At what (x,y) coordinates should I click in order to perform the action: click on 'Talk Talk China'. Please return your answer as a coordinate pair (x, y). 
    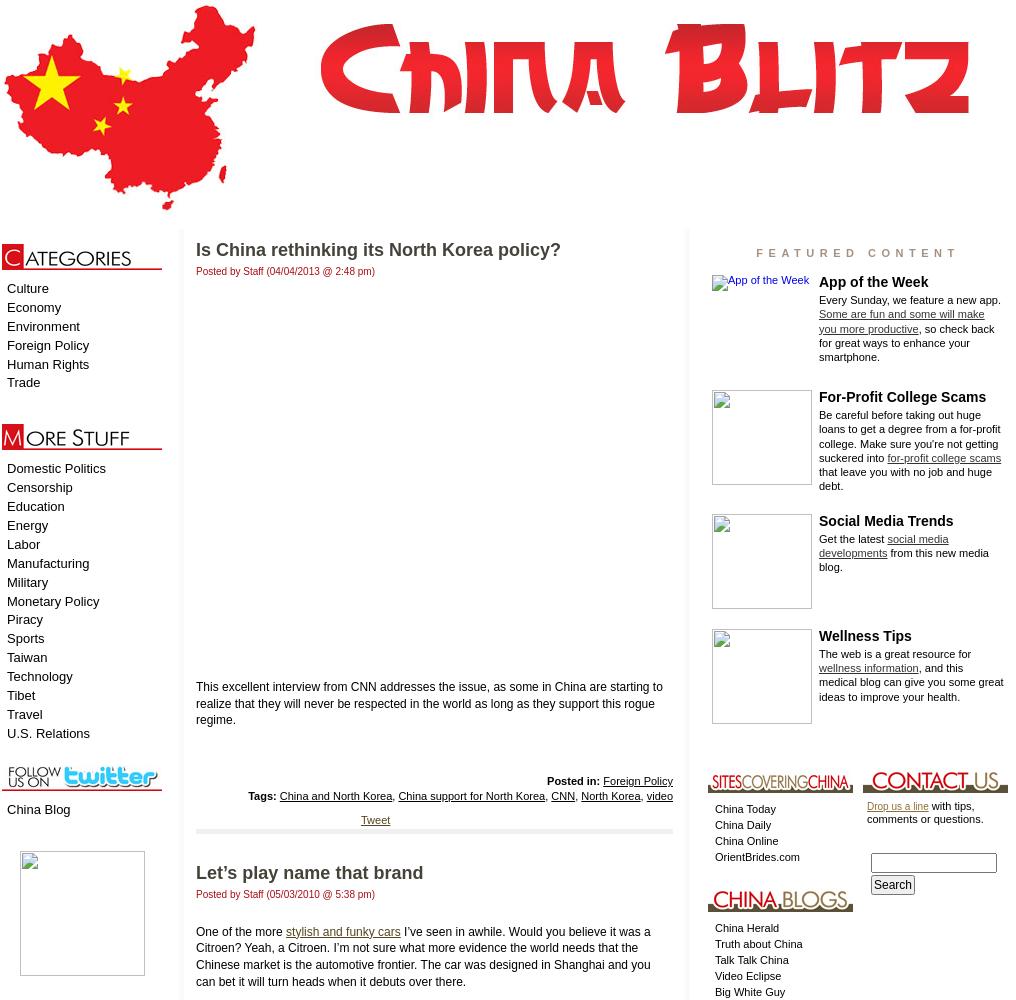
    Looking at the image, I should click on (751, 958).